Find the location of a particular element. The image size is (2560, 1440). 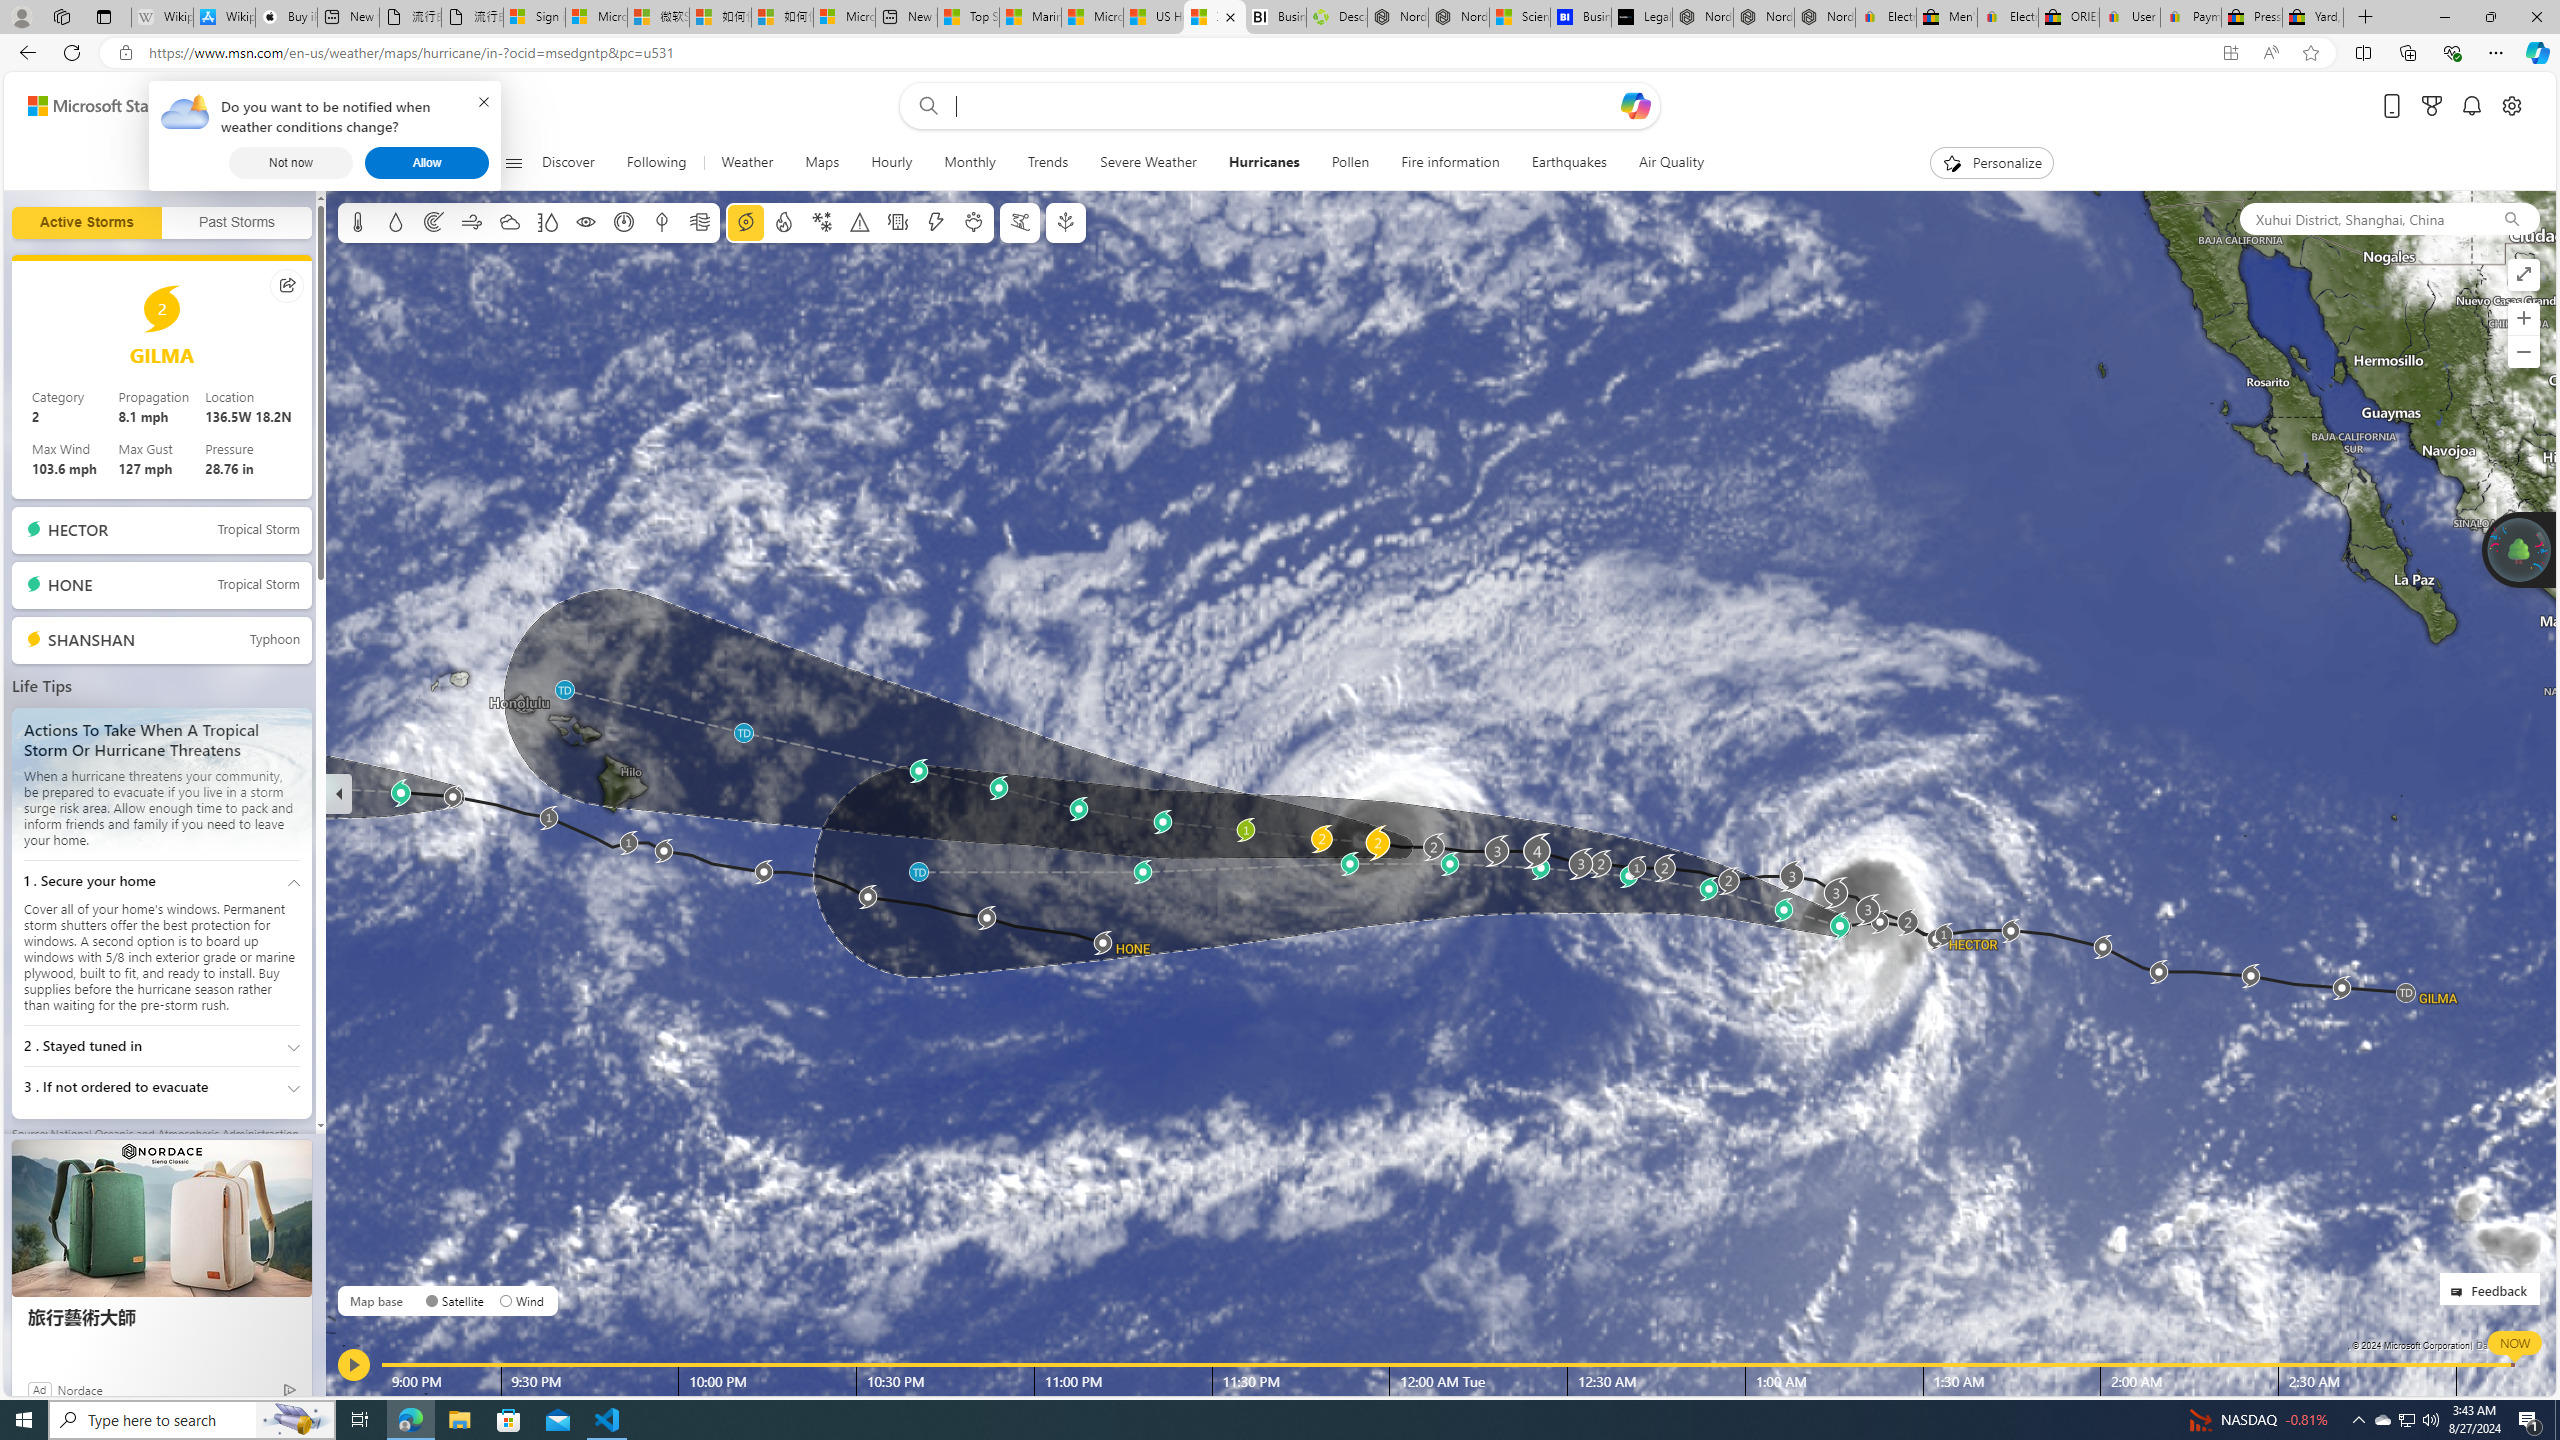

'Air Quality' is located at coordinates (1671, 162).